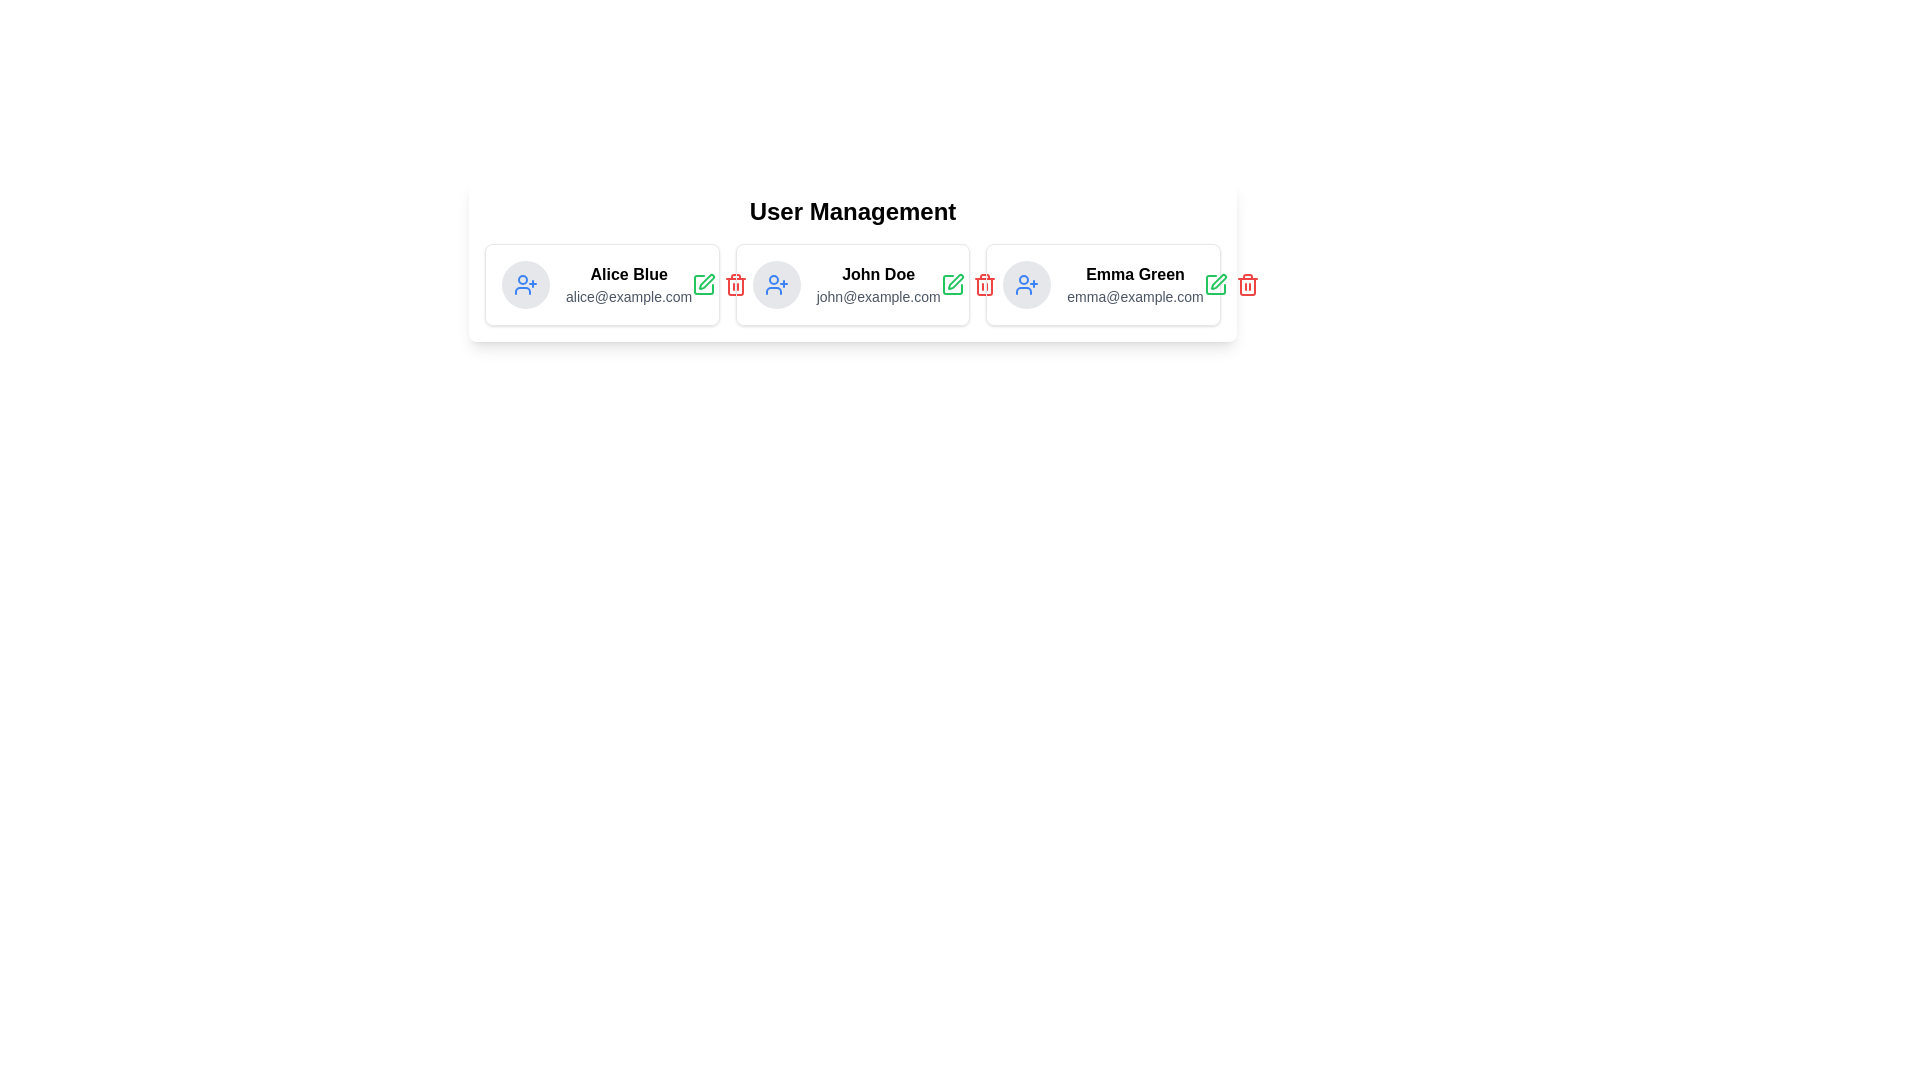  Describe the element at coordinates (853, 285) in the screenshot. I see `the Profile section that displays user information, located between 'Alice Blue' and 'Emma Green'` at that location.